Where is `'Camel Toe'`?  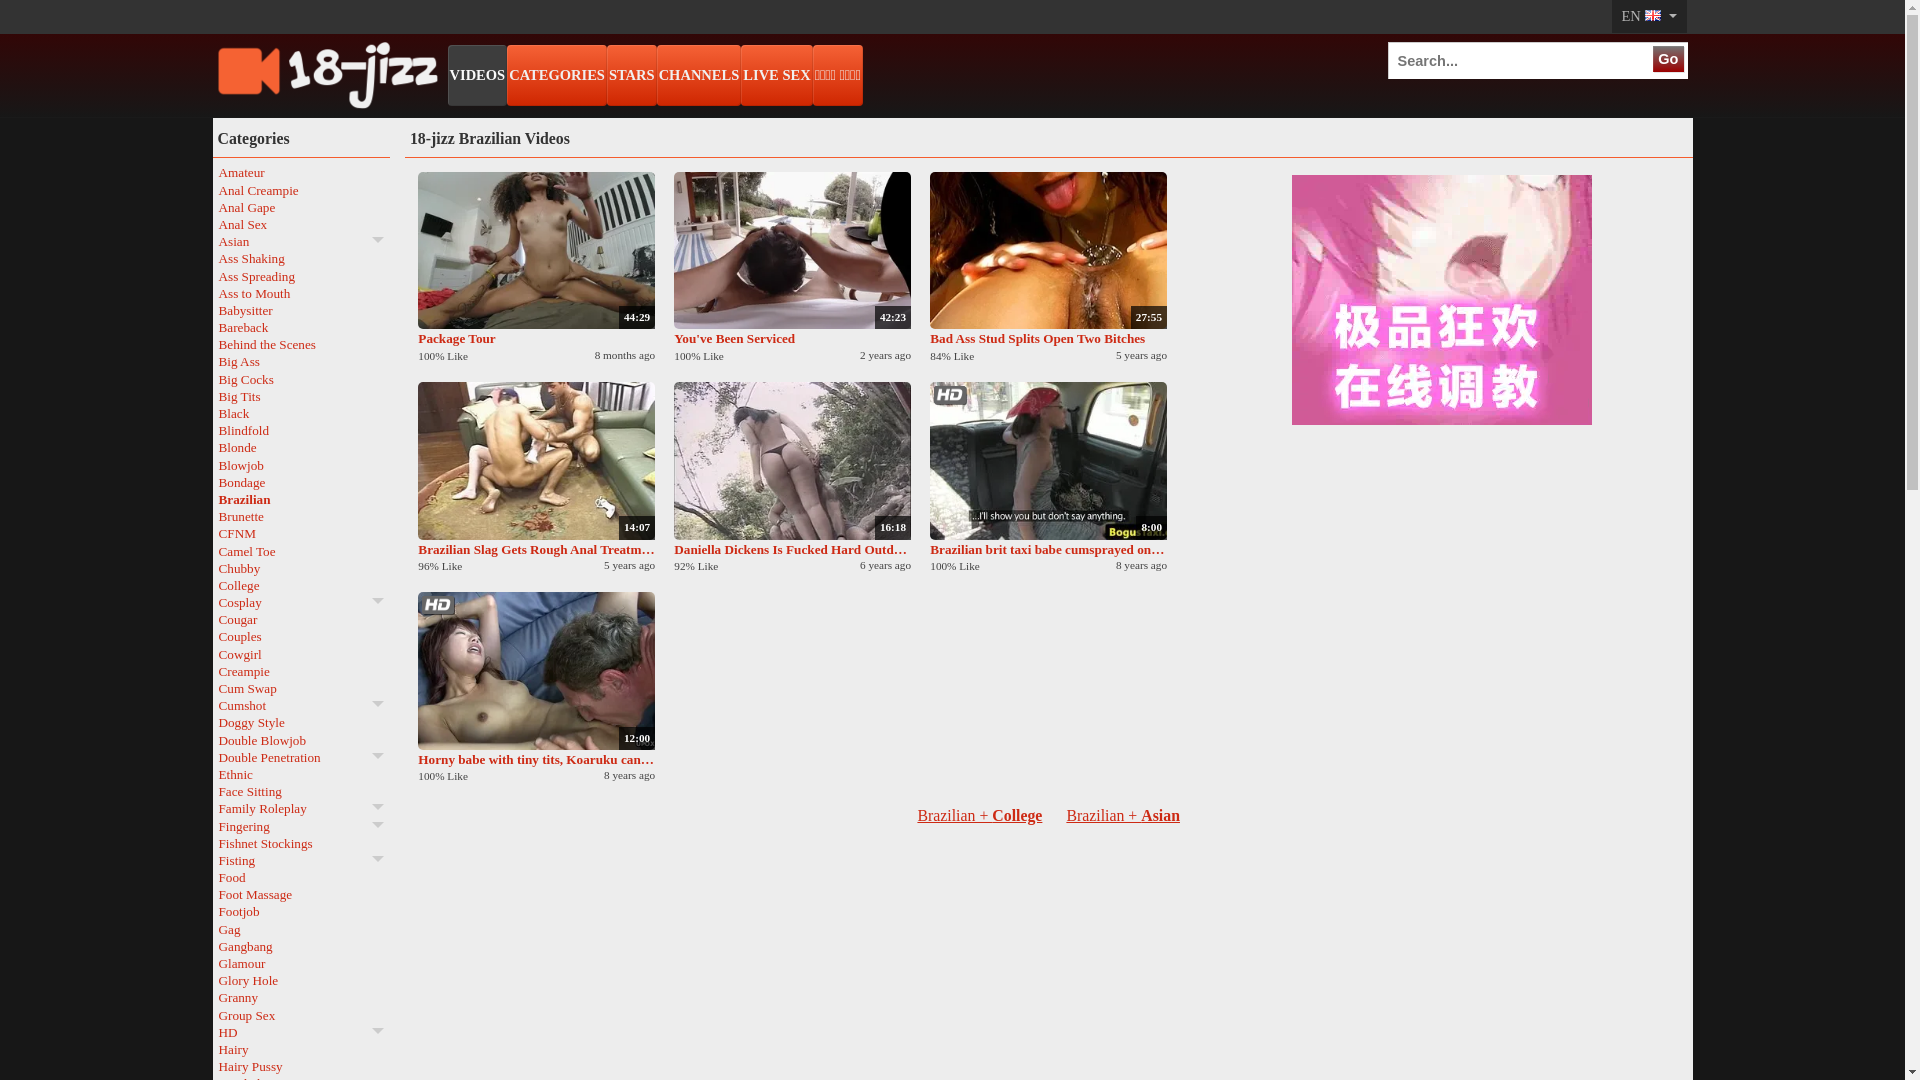 'Camel Toe' is located at coordinates (300, 550).